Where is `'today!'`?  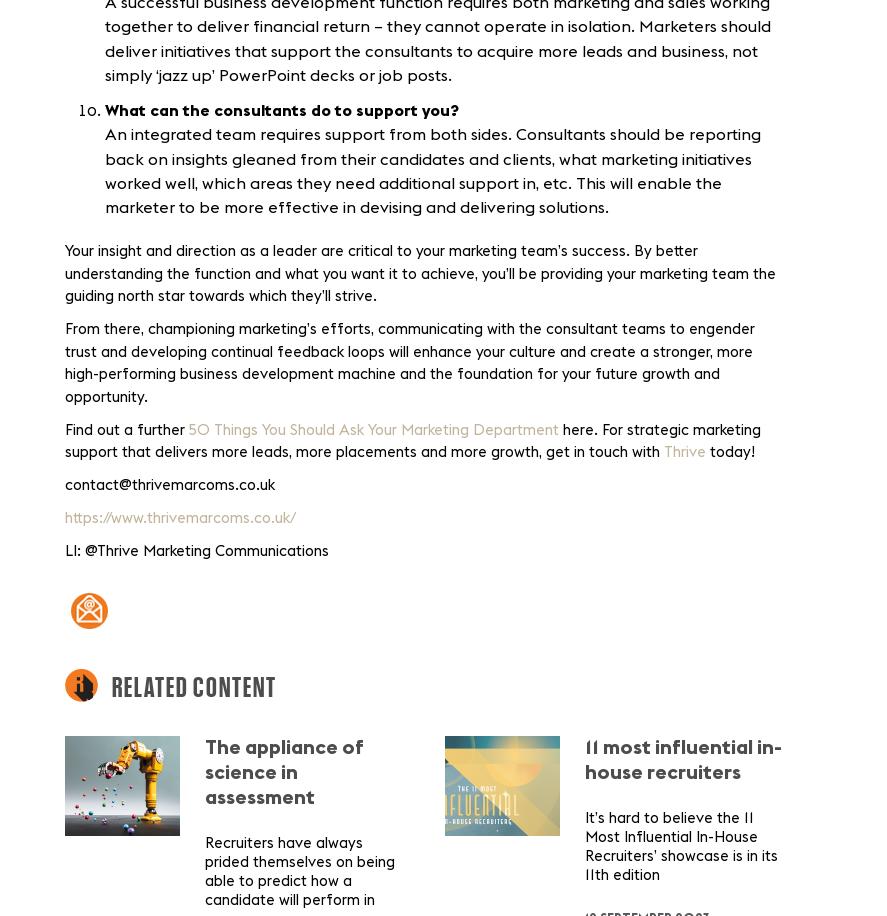 'today!' is located at coordinates (730, 451).